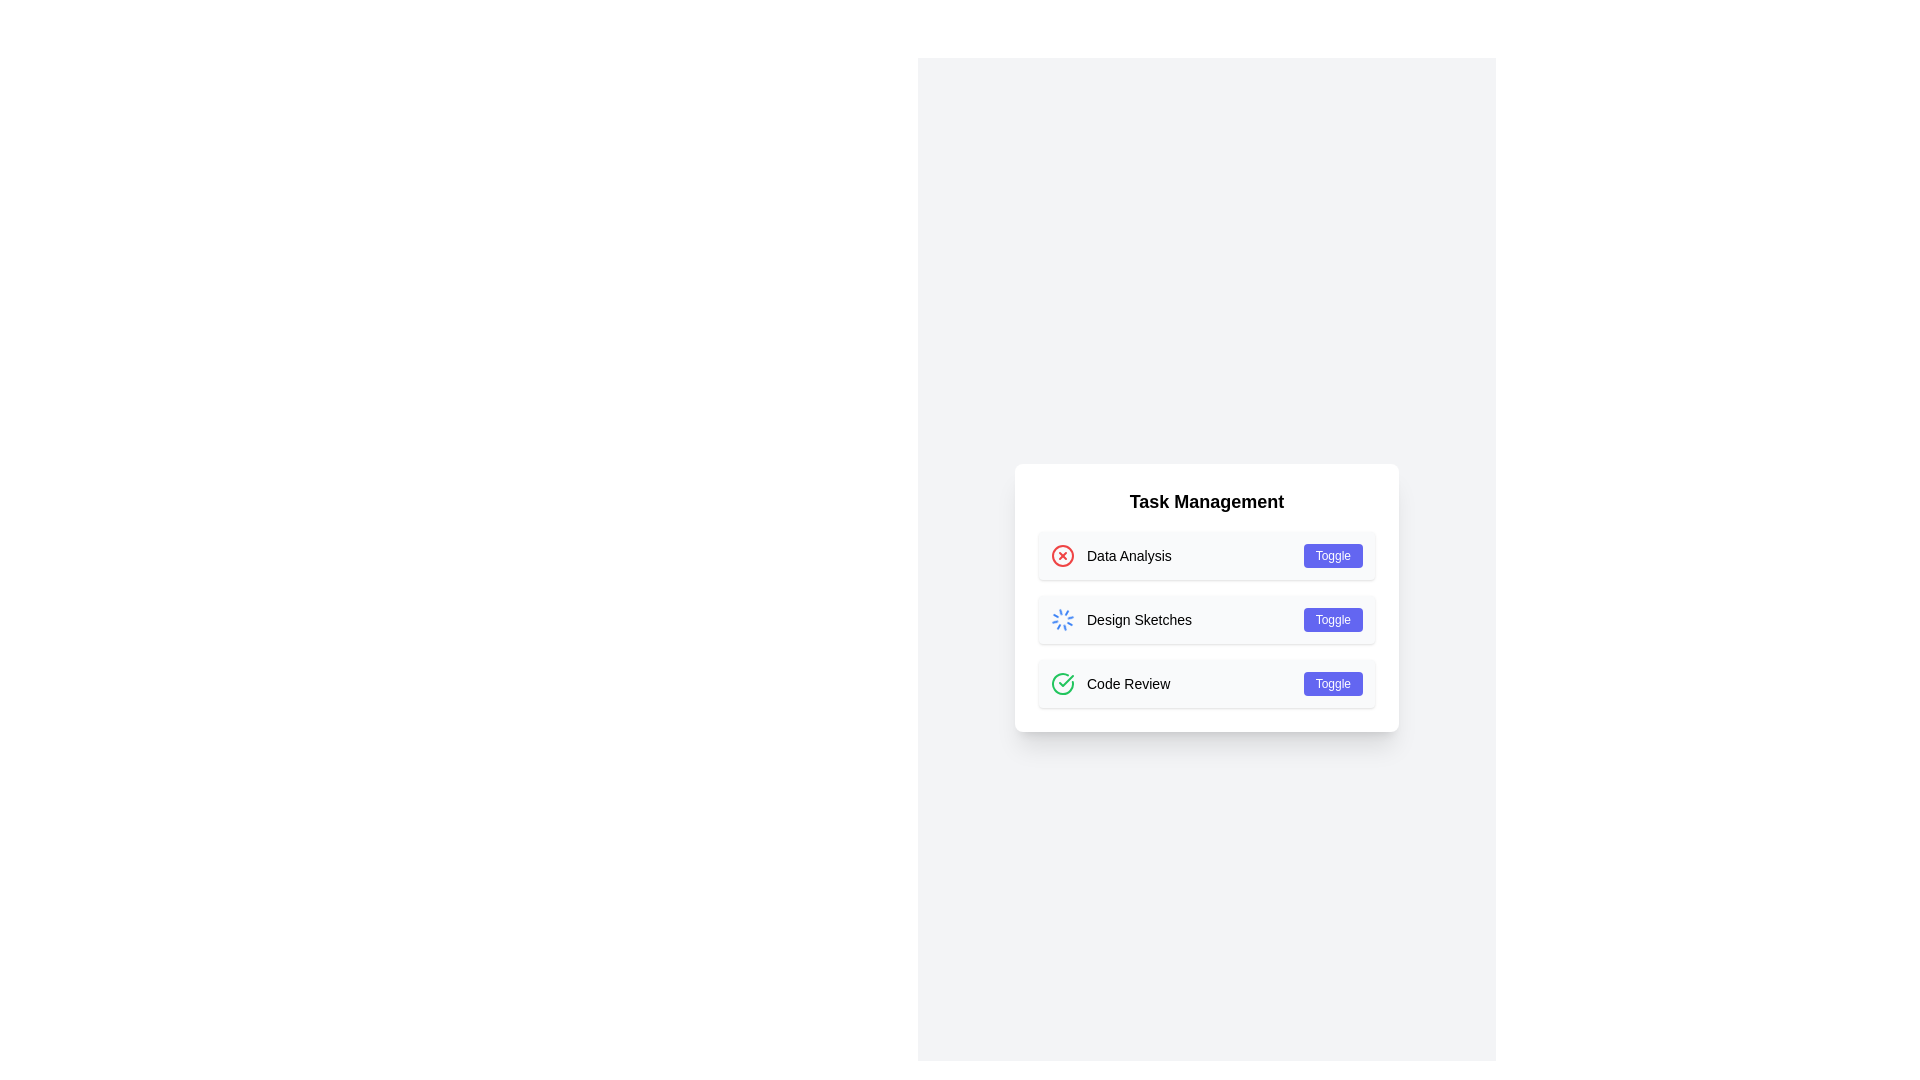 The image size is (1920, 1080). Describe the element at coordinates (1139, 619) in the screenshot. I see `the 'Design Sketches' text label in the Task Management section, located between a spinning loader icon and a Toggle button` at that location.